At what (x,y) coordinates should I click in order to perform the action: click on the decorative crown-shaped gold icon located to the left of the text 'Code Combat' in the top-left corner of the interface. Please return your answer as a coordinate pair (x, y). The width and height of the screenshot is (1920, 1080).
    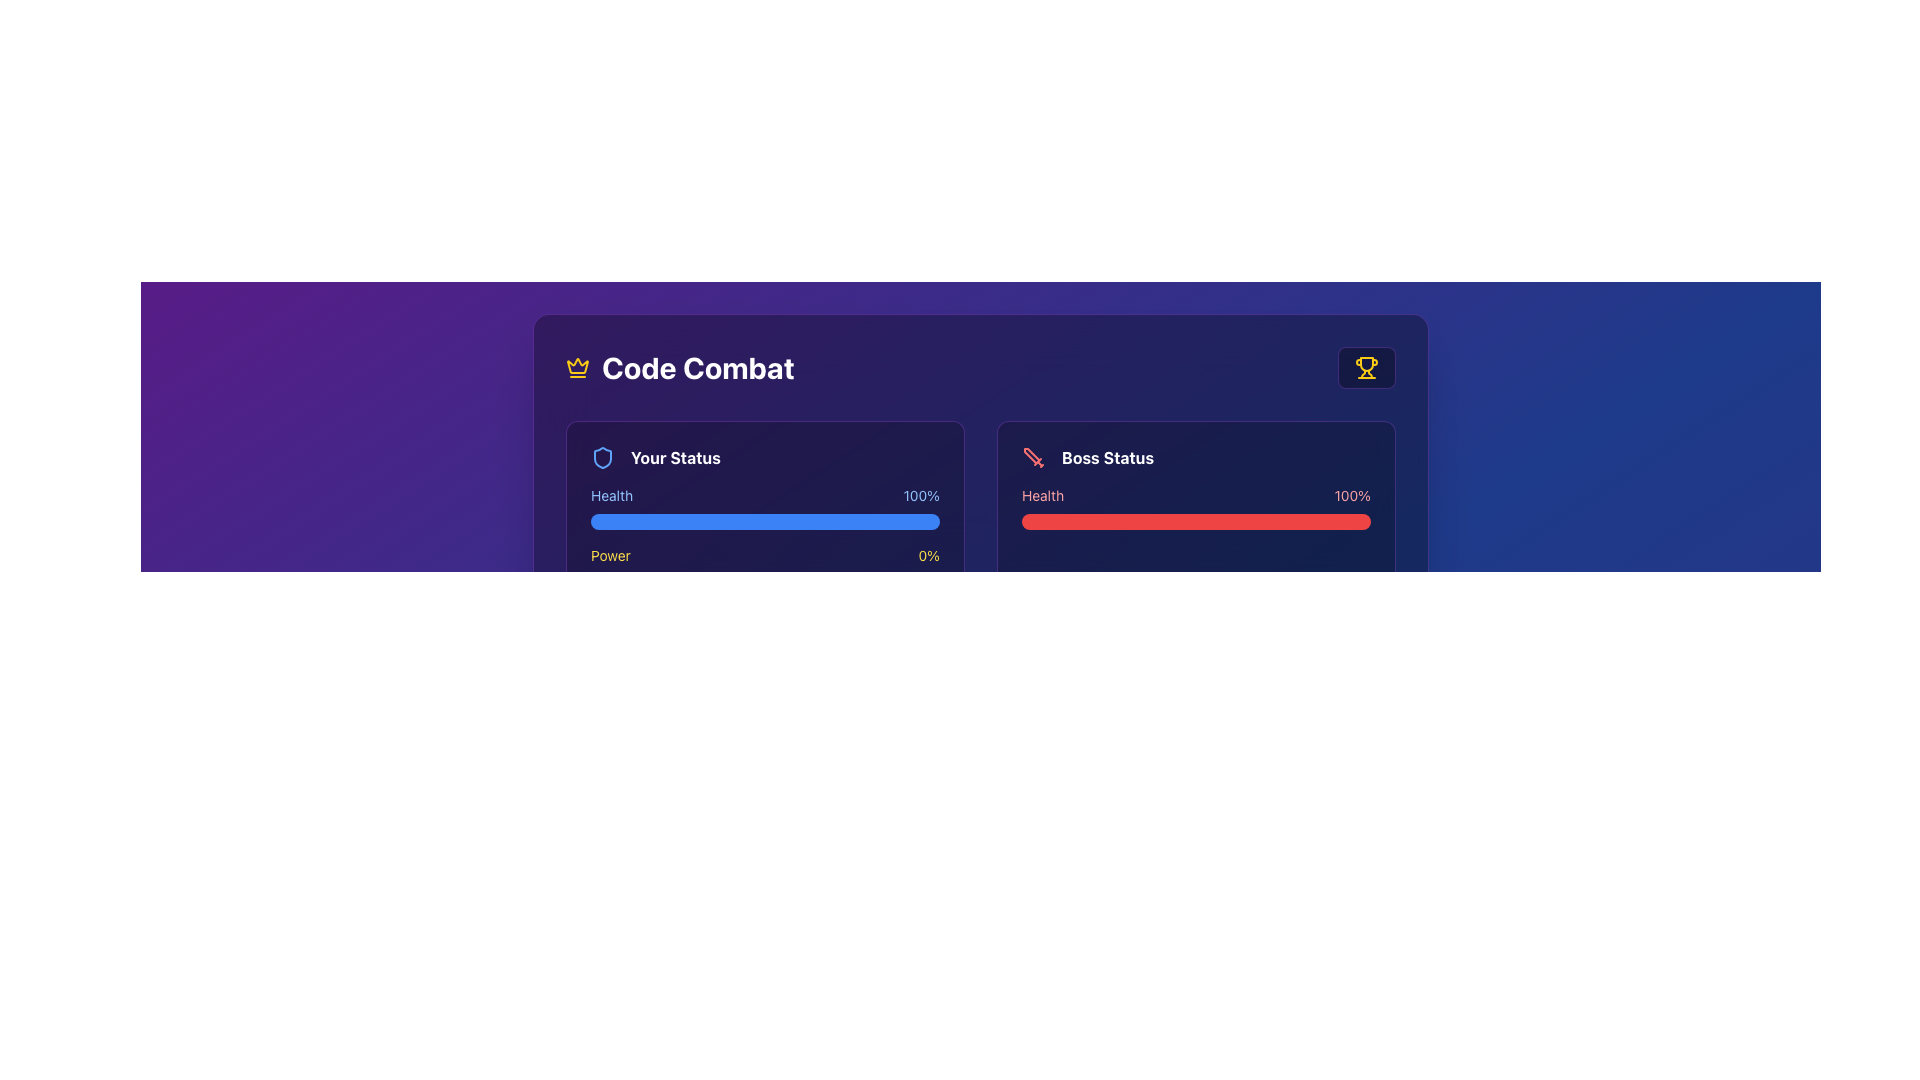
    Looking at the image, I should click on (576, 366).